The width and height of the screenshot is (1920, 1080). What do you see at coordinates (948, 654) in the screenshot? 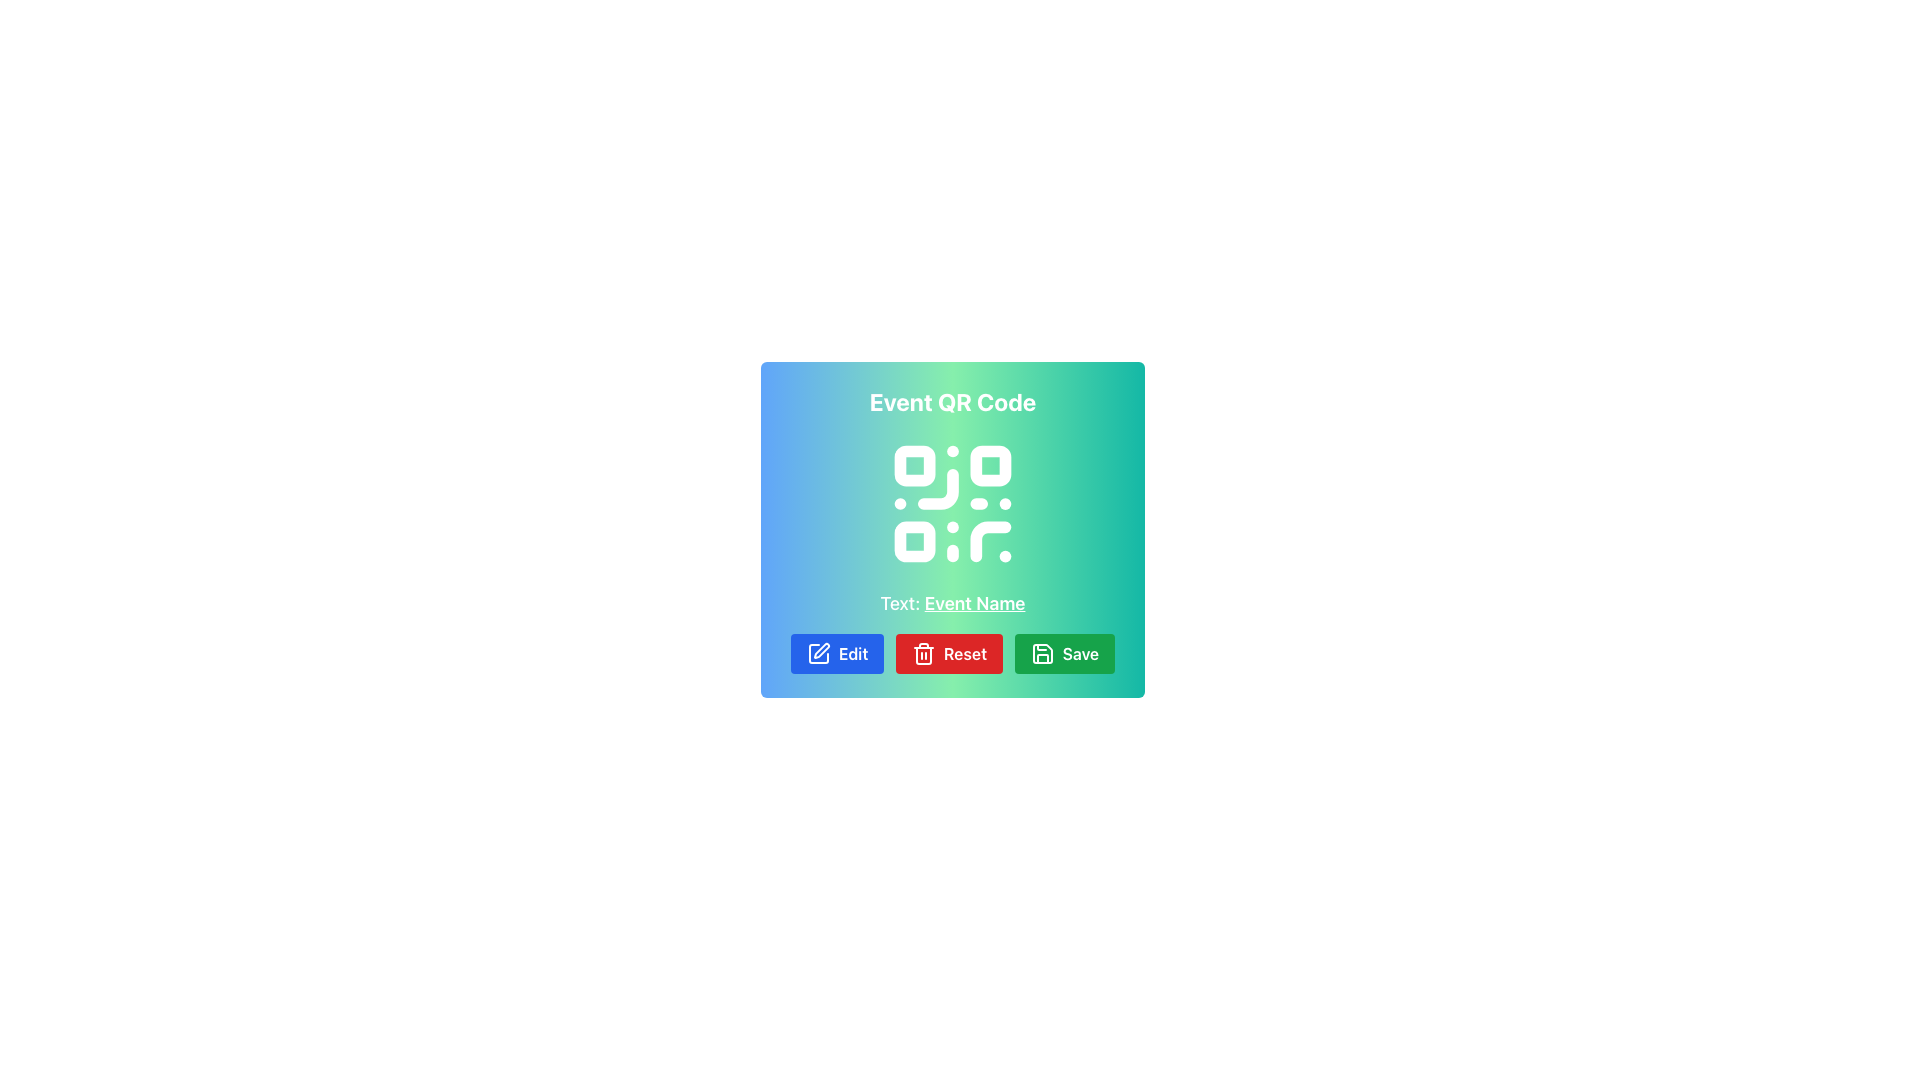
I see `the 'Reset' button located in the center-bottom section of the interface, positioned between the 'Edit' (blue) button on the left and 'Save' (green) button on the right` at bounding box center [948, 654].